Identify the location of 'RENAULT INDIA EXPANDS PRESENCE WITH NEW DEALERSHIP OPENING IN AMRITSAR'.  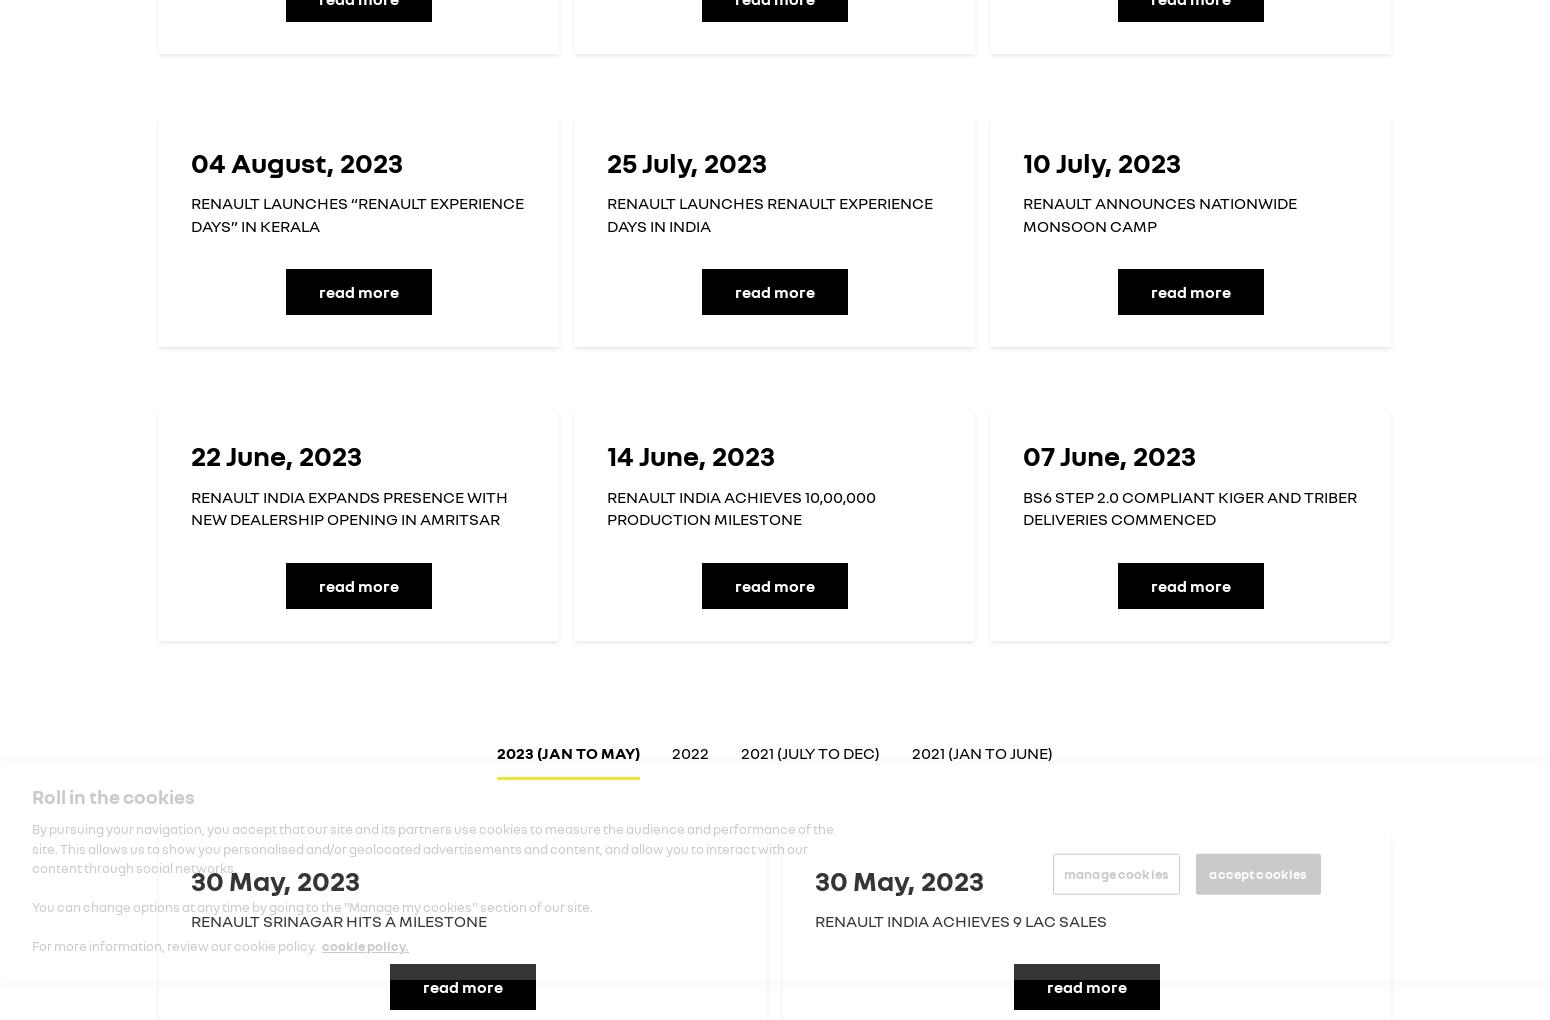
(348, 507).